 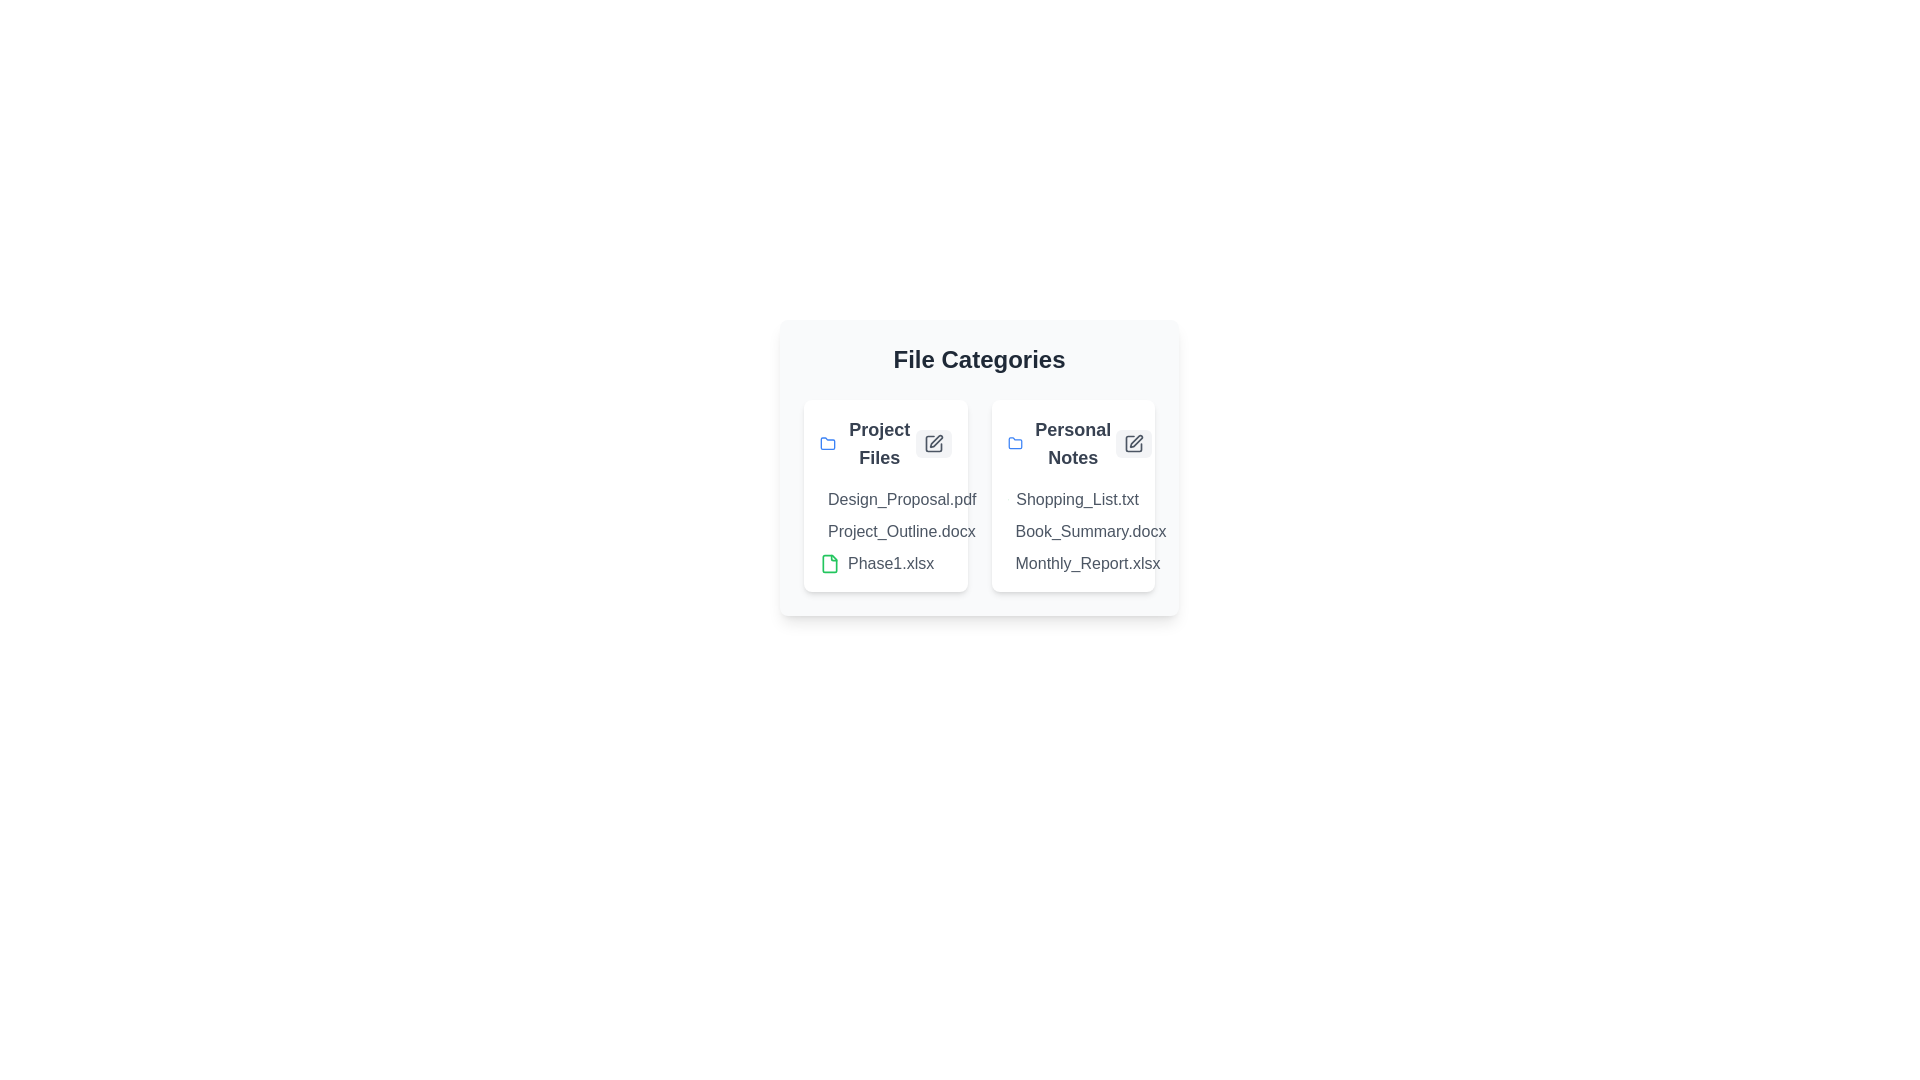 What do you see at coordinates (1072, 495) in the screenshot?
I see `the category card labeled Personal Notes` at bounding box center [1072, 495].